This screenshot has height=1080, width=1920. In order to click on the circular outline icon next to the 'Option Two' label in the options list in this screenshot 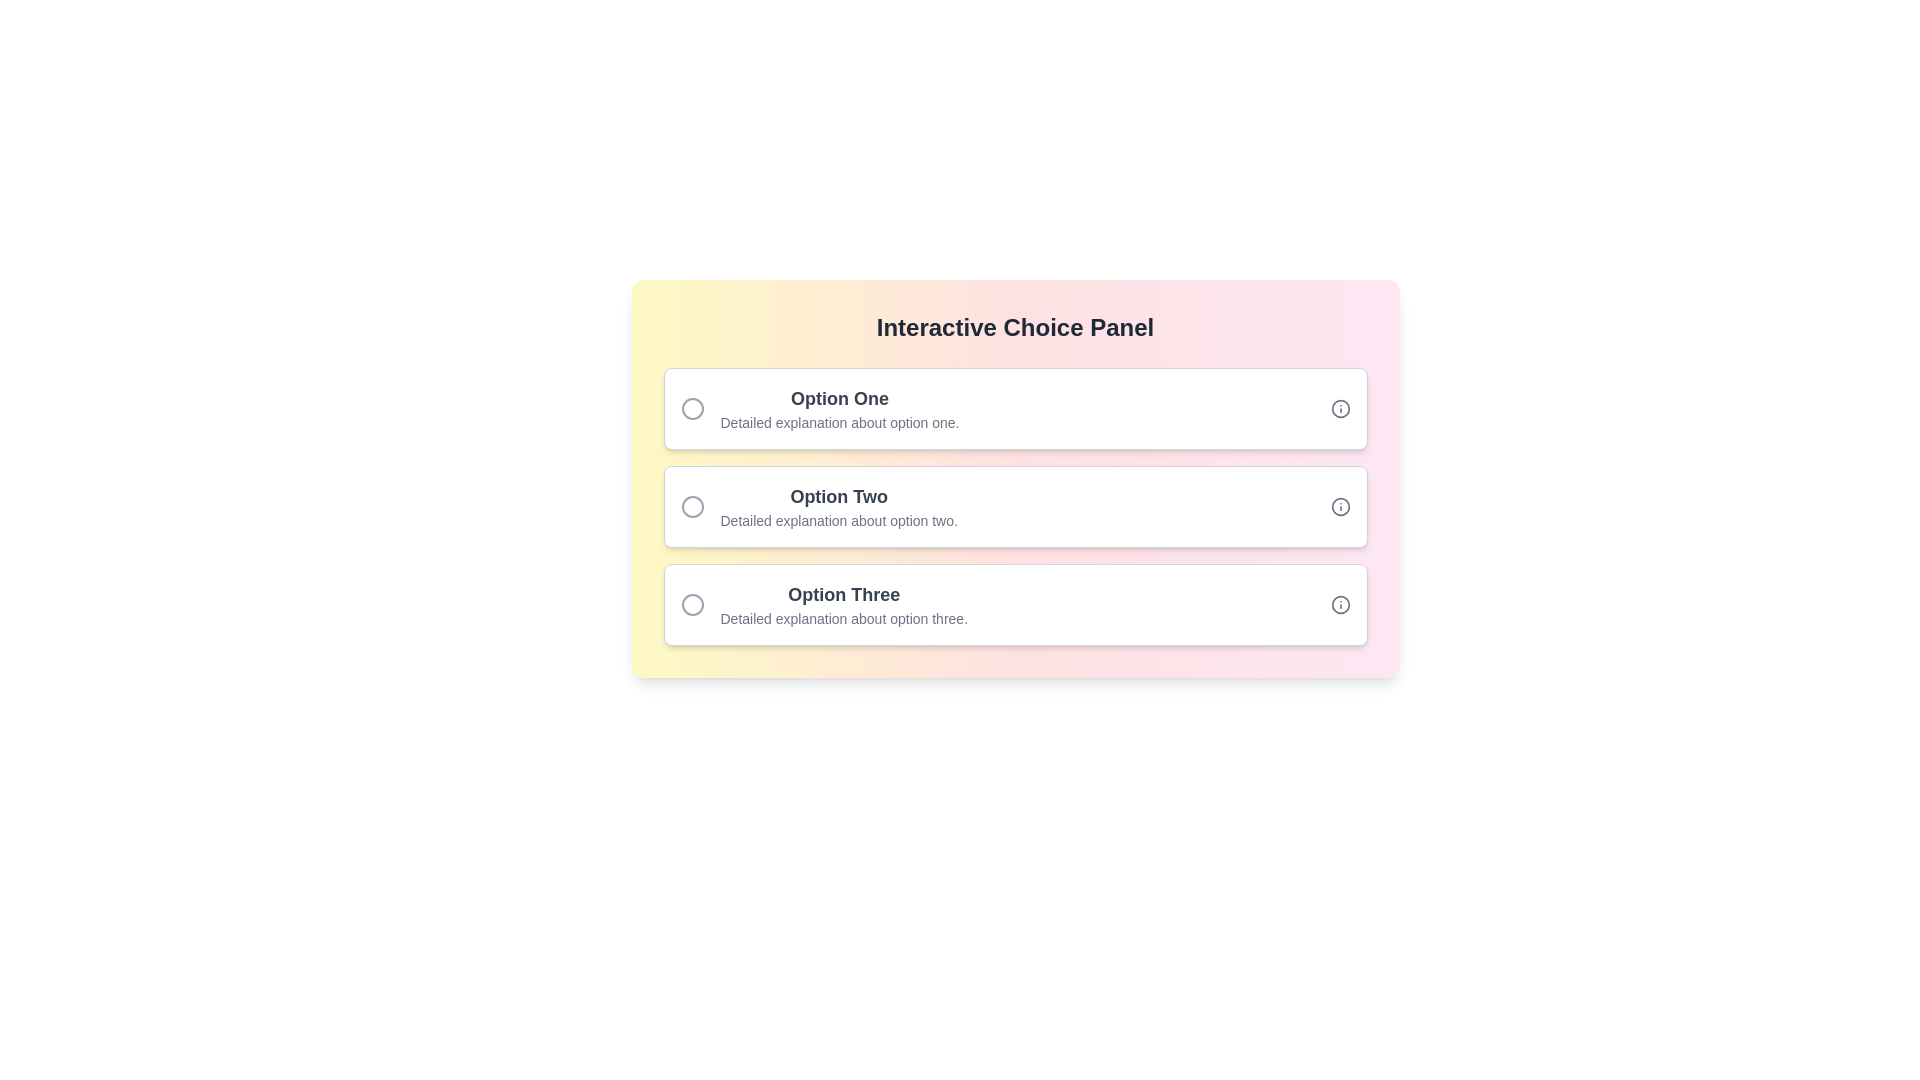, I will do `click(1340, 505)`.